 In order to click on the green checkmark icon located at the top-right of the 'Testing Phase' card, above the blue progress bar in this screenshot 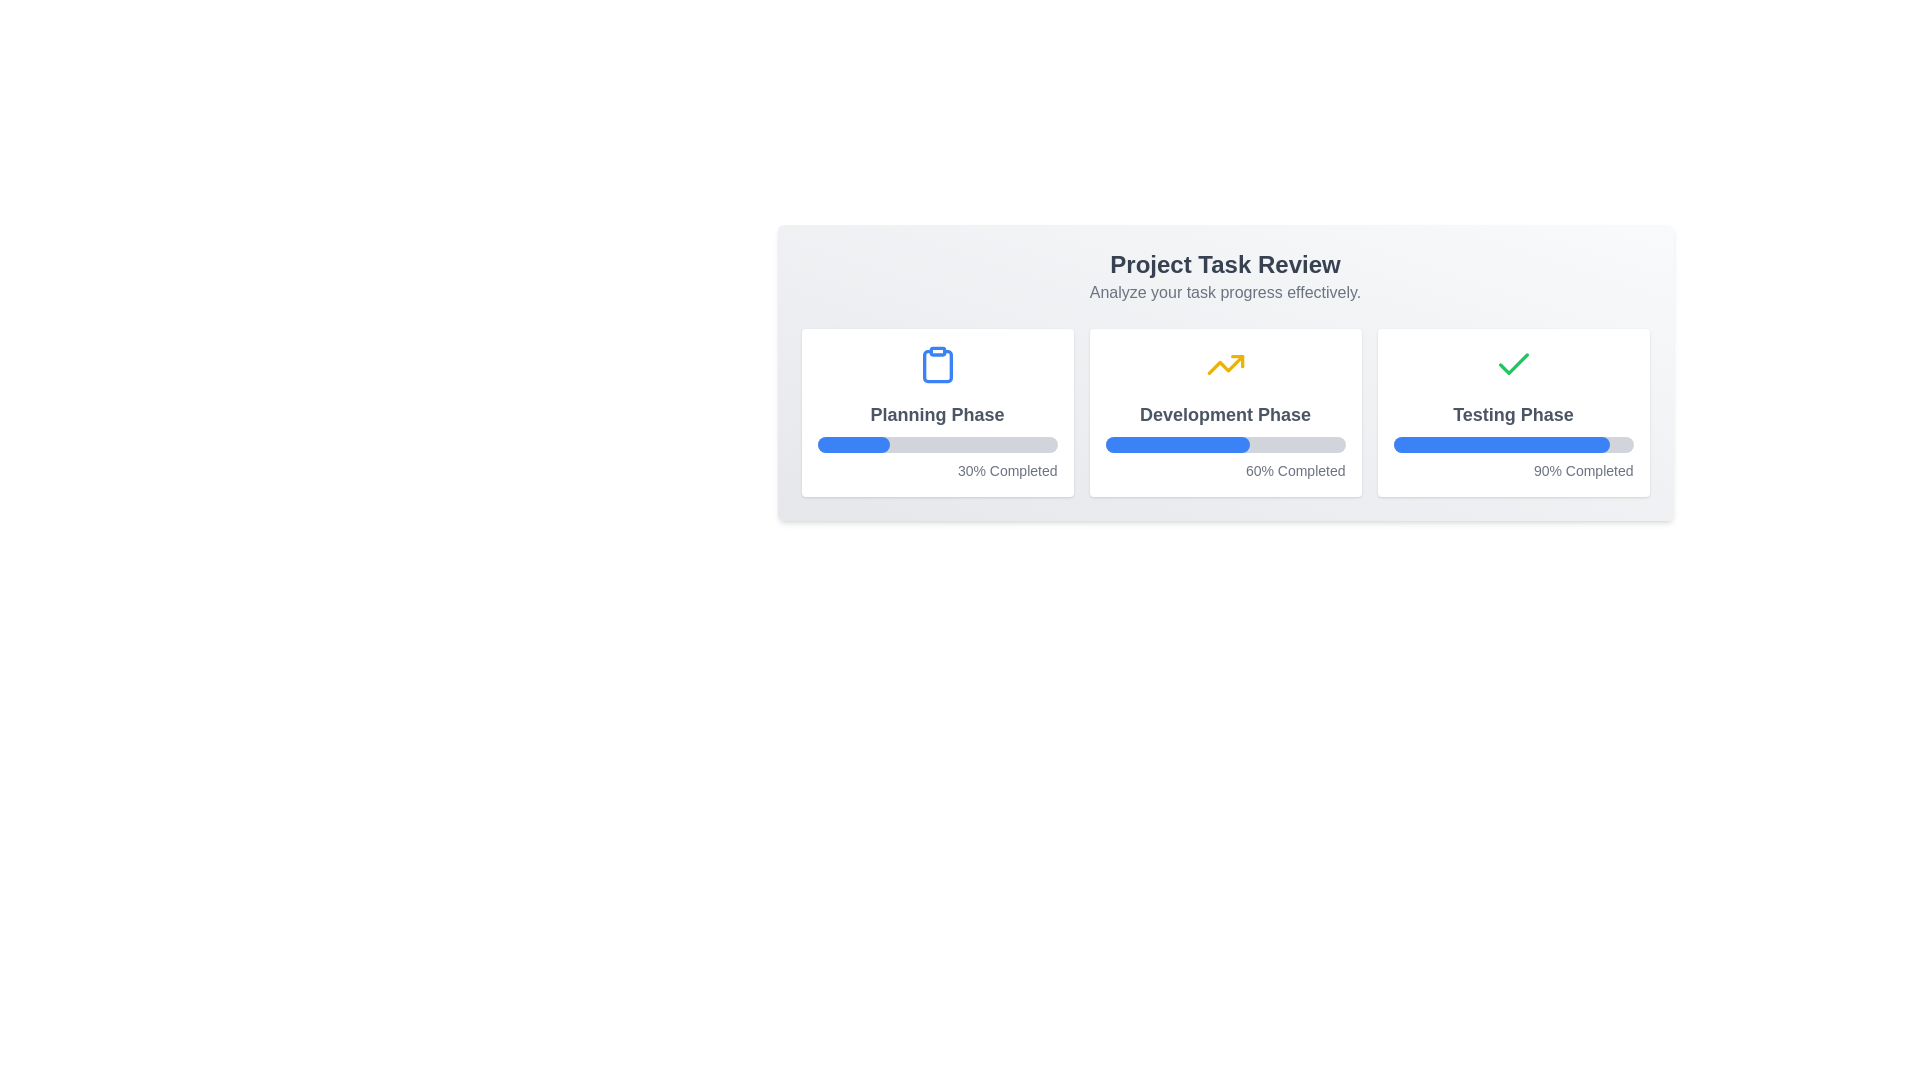, I will do `click(1513, 364)`.